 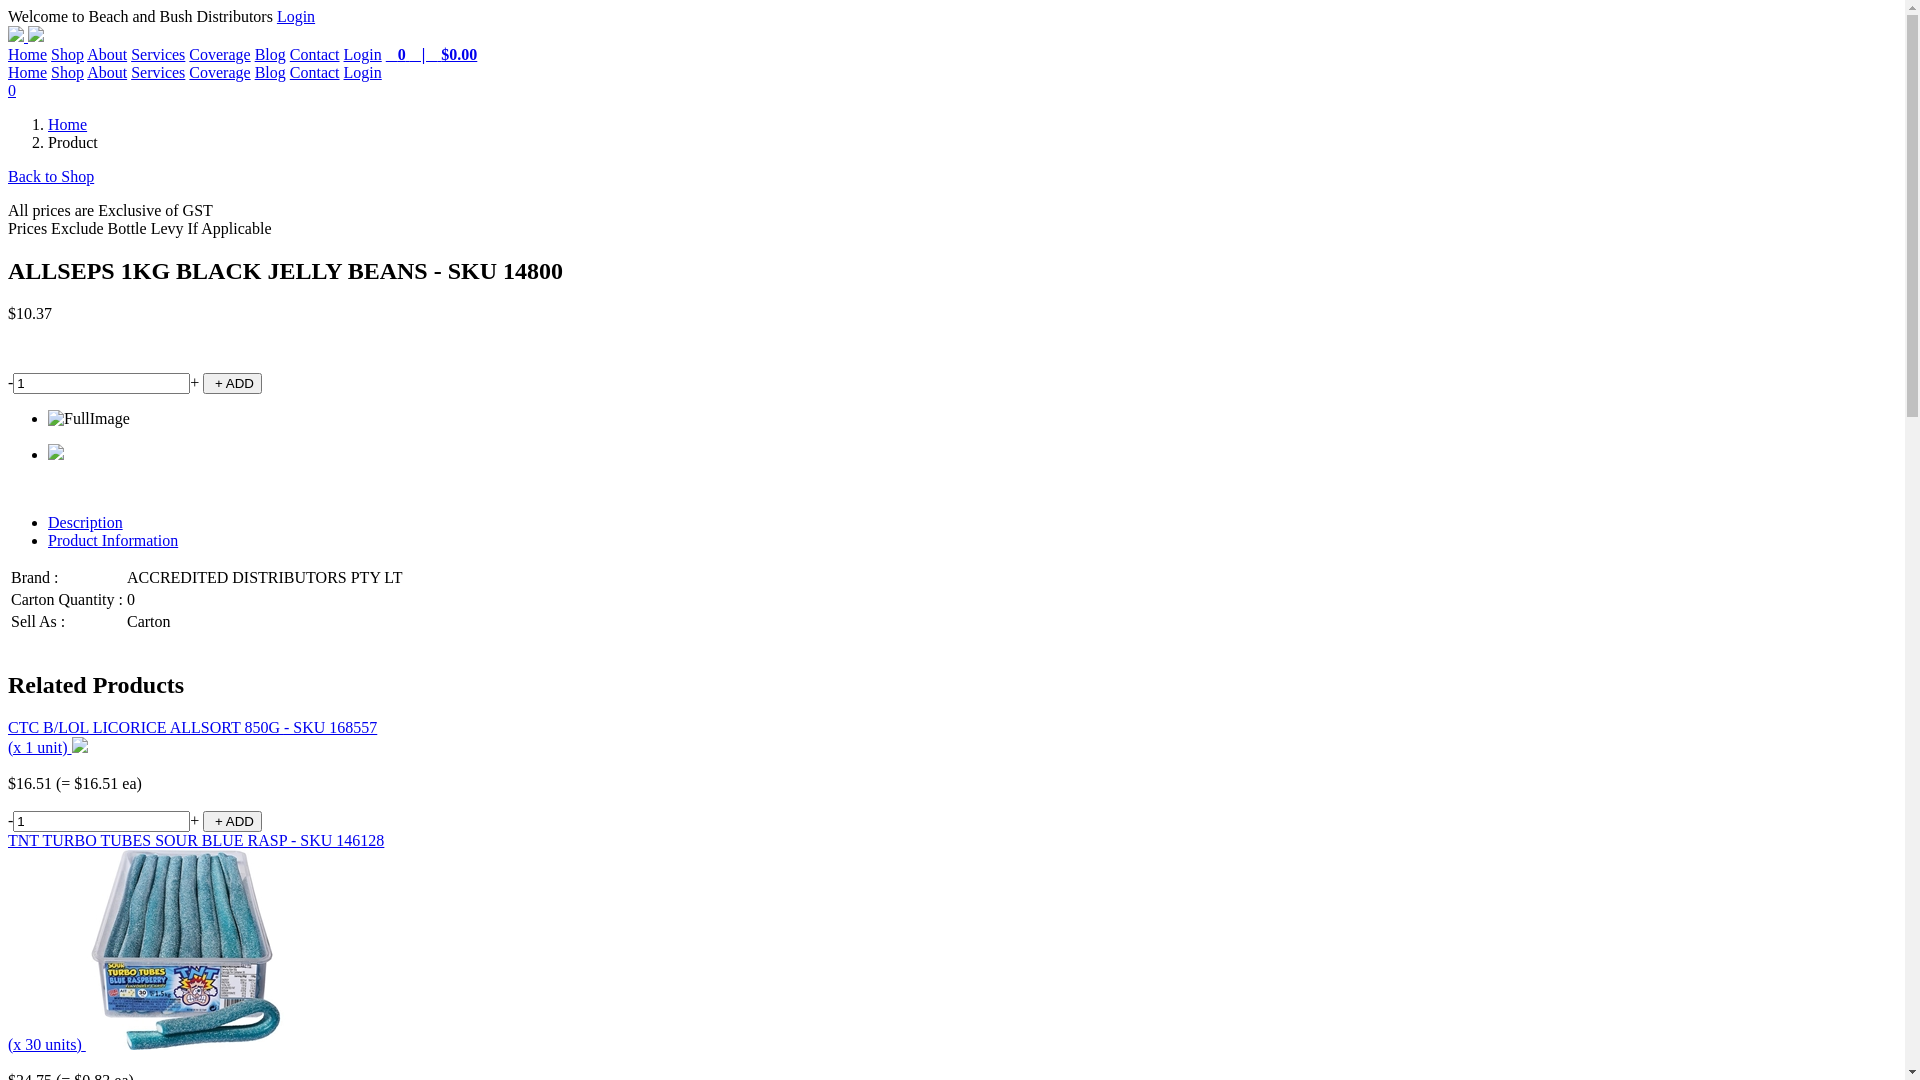 I want to click on '+', so click(x=194, y=820).